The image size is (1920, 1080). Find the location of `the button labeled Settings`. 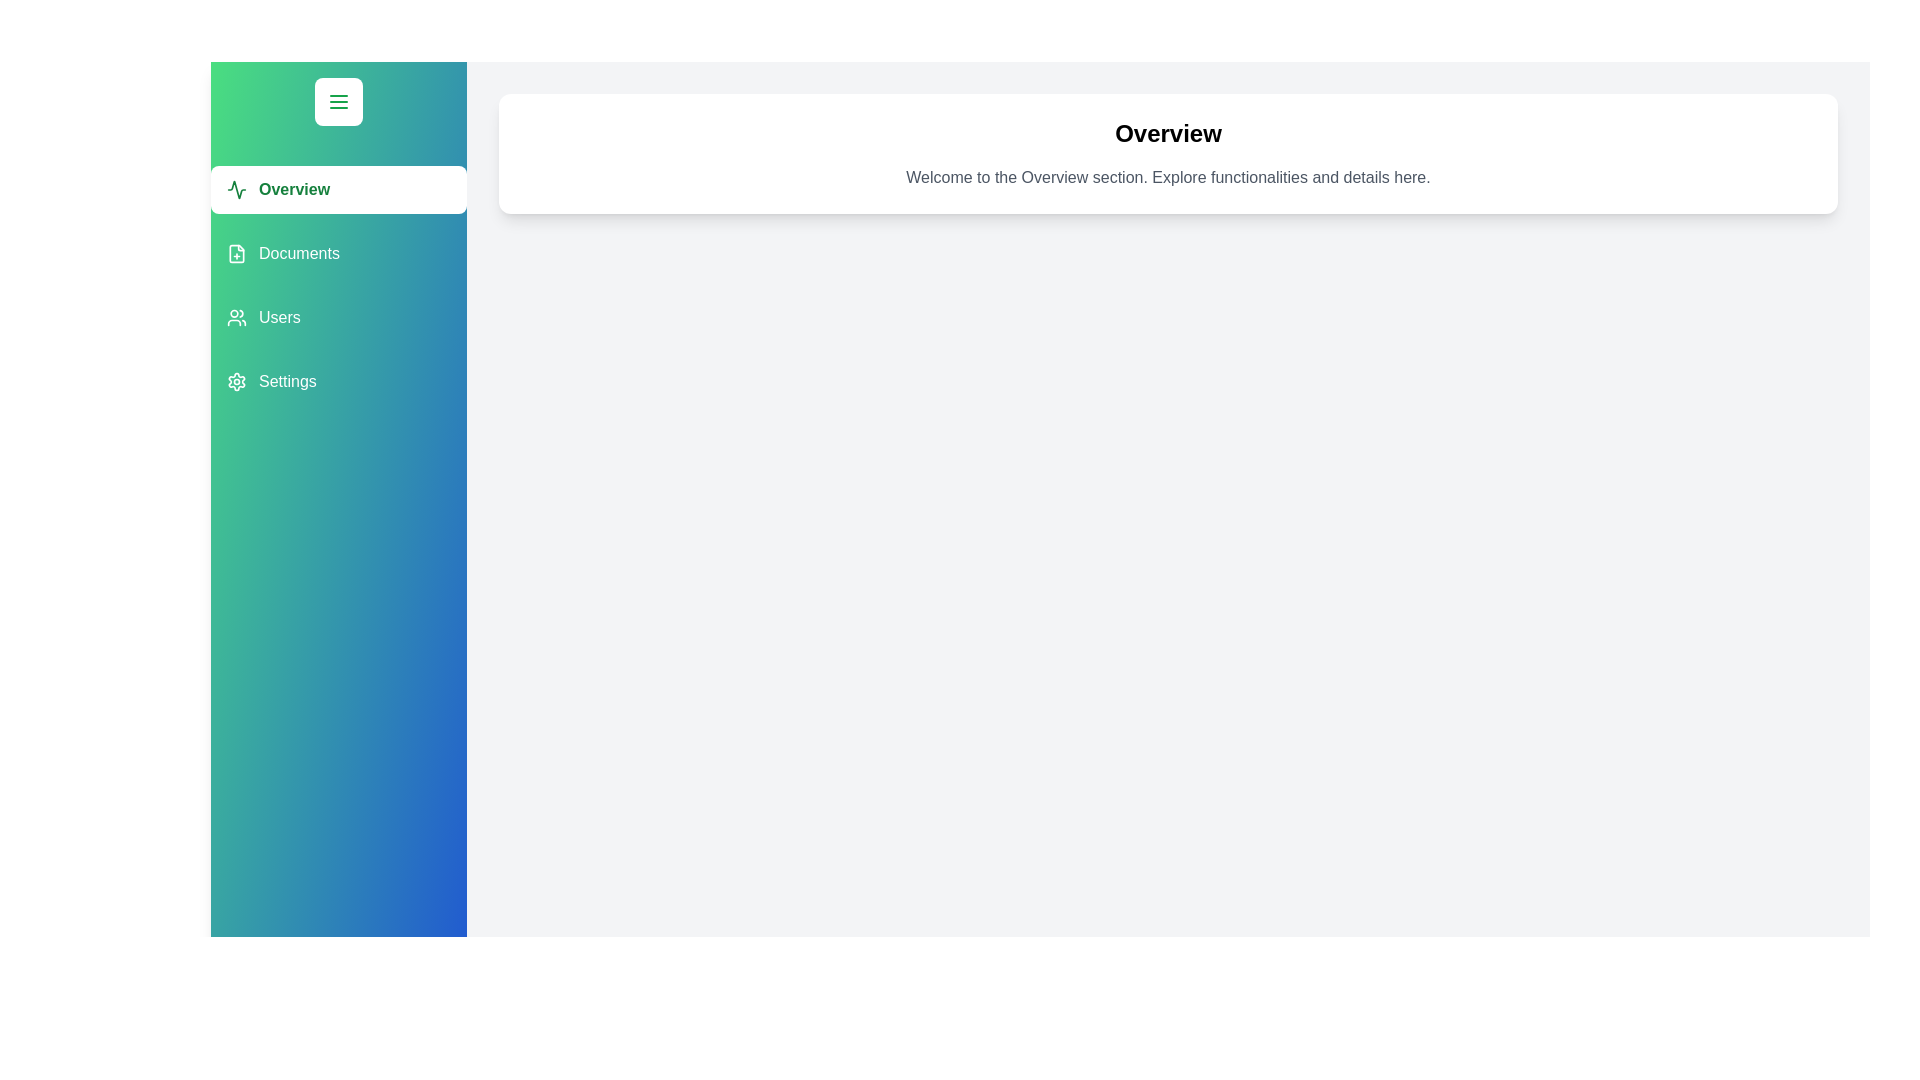

the button labeled Settings is located at coordinates (339, 381).